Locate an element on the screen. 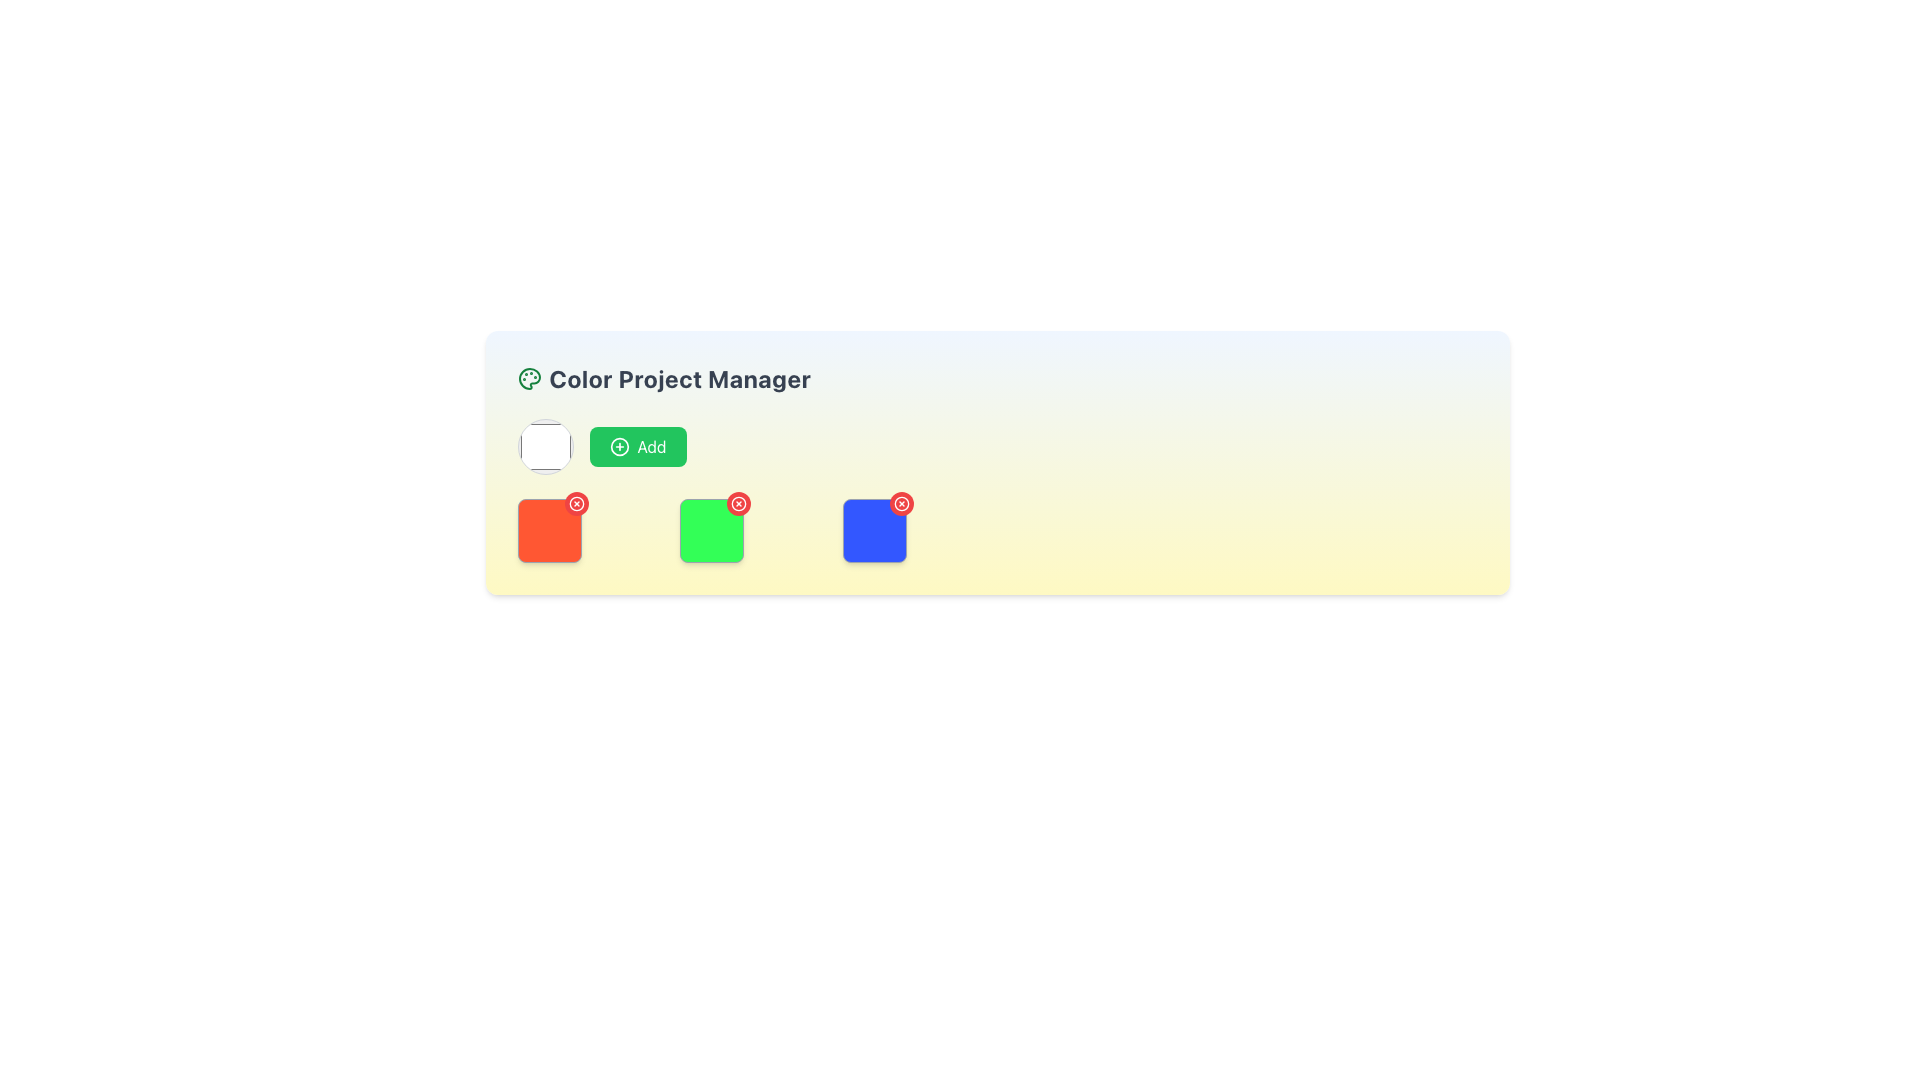 This screenshot has height=1080, width=1920. the red circular icon button with an 'X' symbol is located at coordinates (738, 503).